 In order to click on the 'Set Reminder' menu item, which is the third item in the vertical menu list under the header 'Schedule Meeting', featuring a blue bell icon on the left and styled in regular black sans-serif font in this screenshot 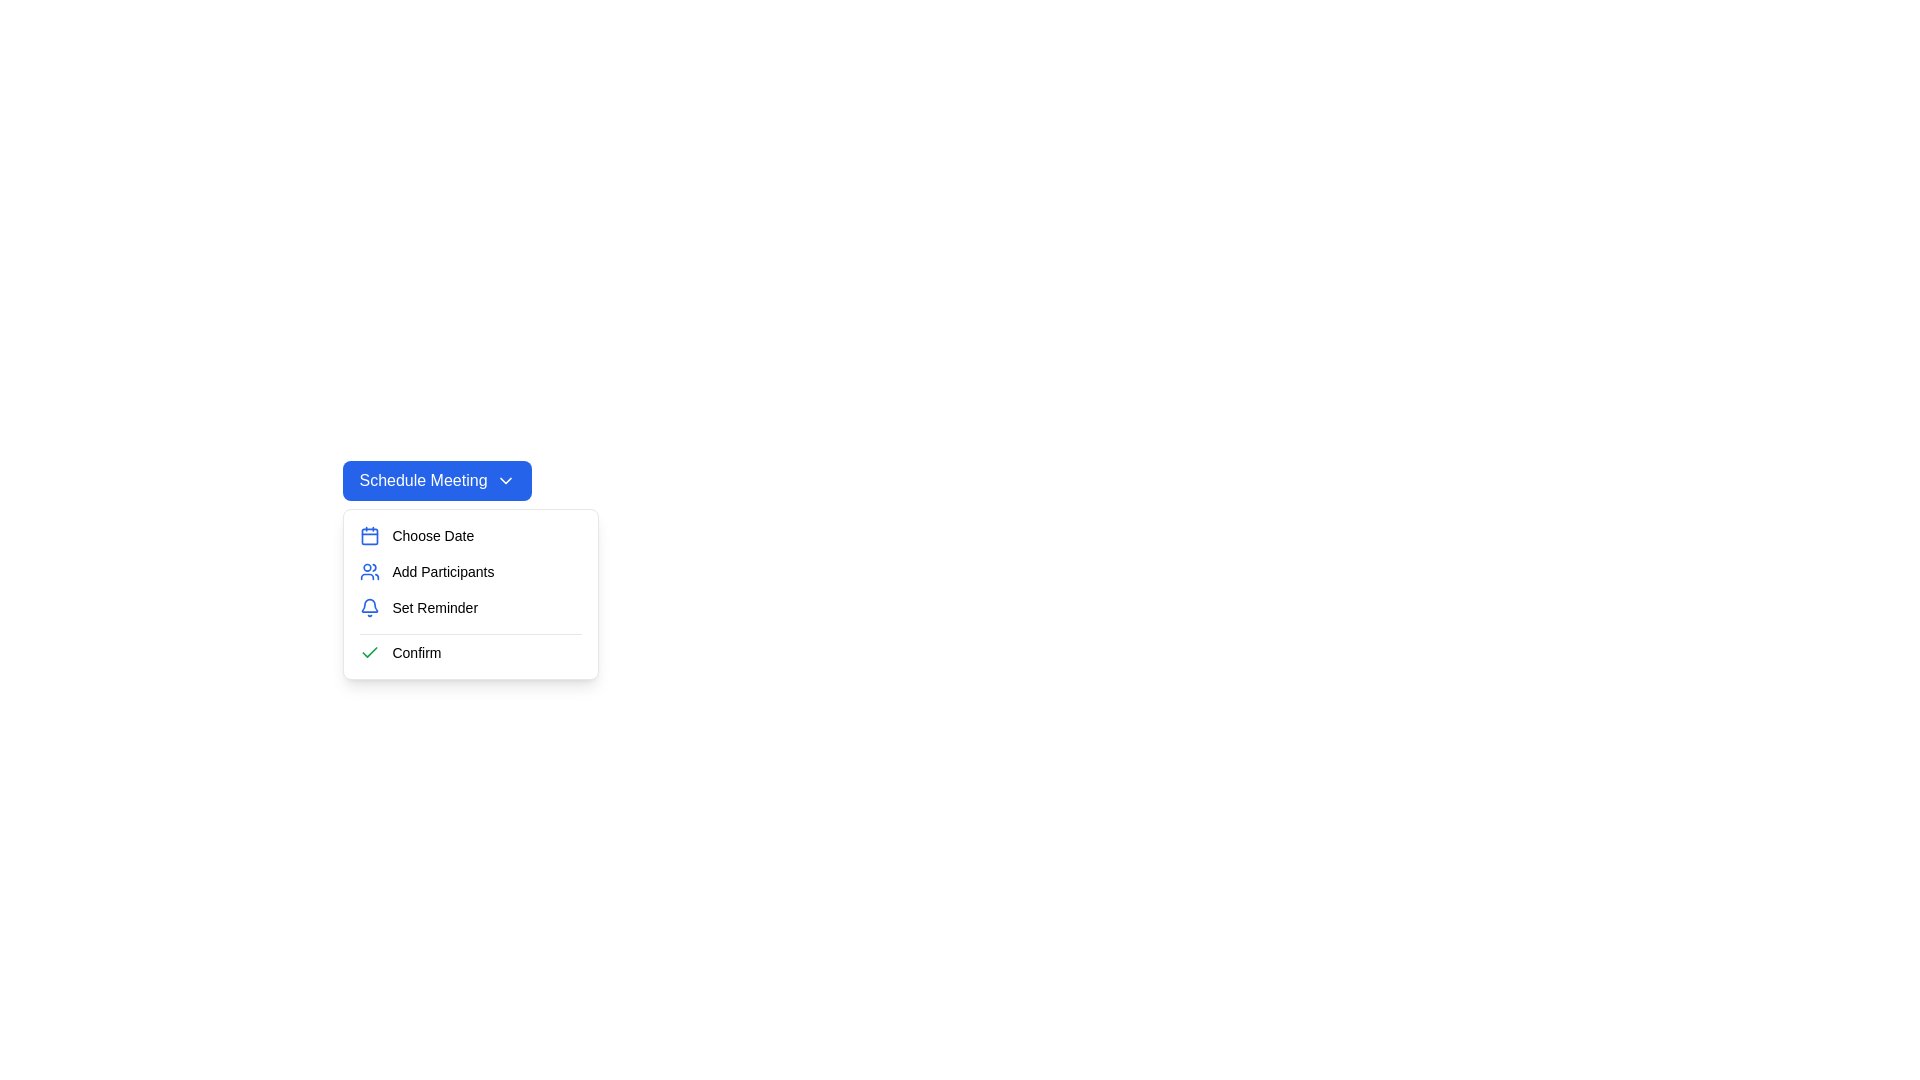, I will do `click(470, 607)`.